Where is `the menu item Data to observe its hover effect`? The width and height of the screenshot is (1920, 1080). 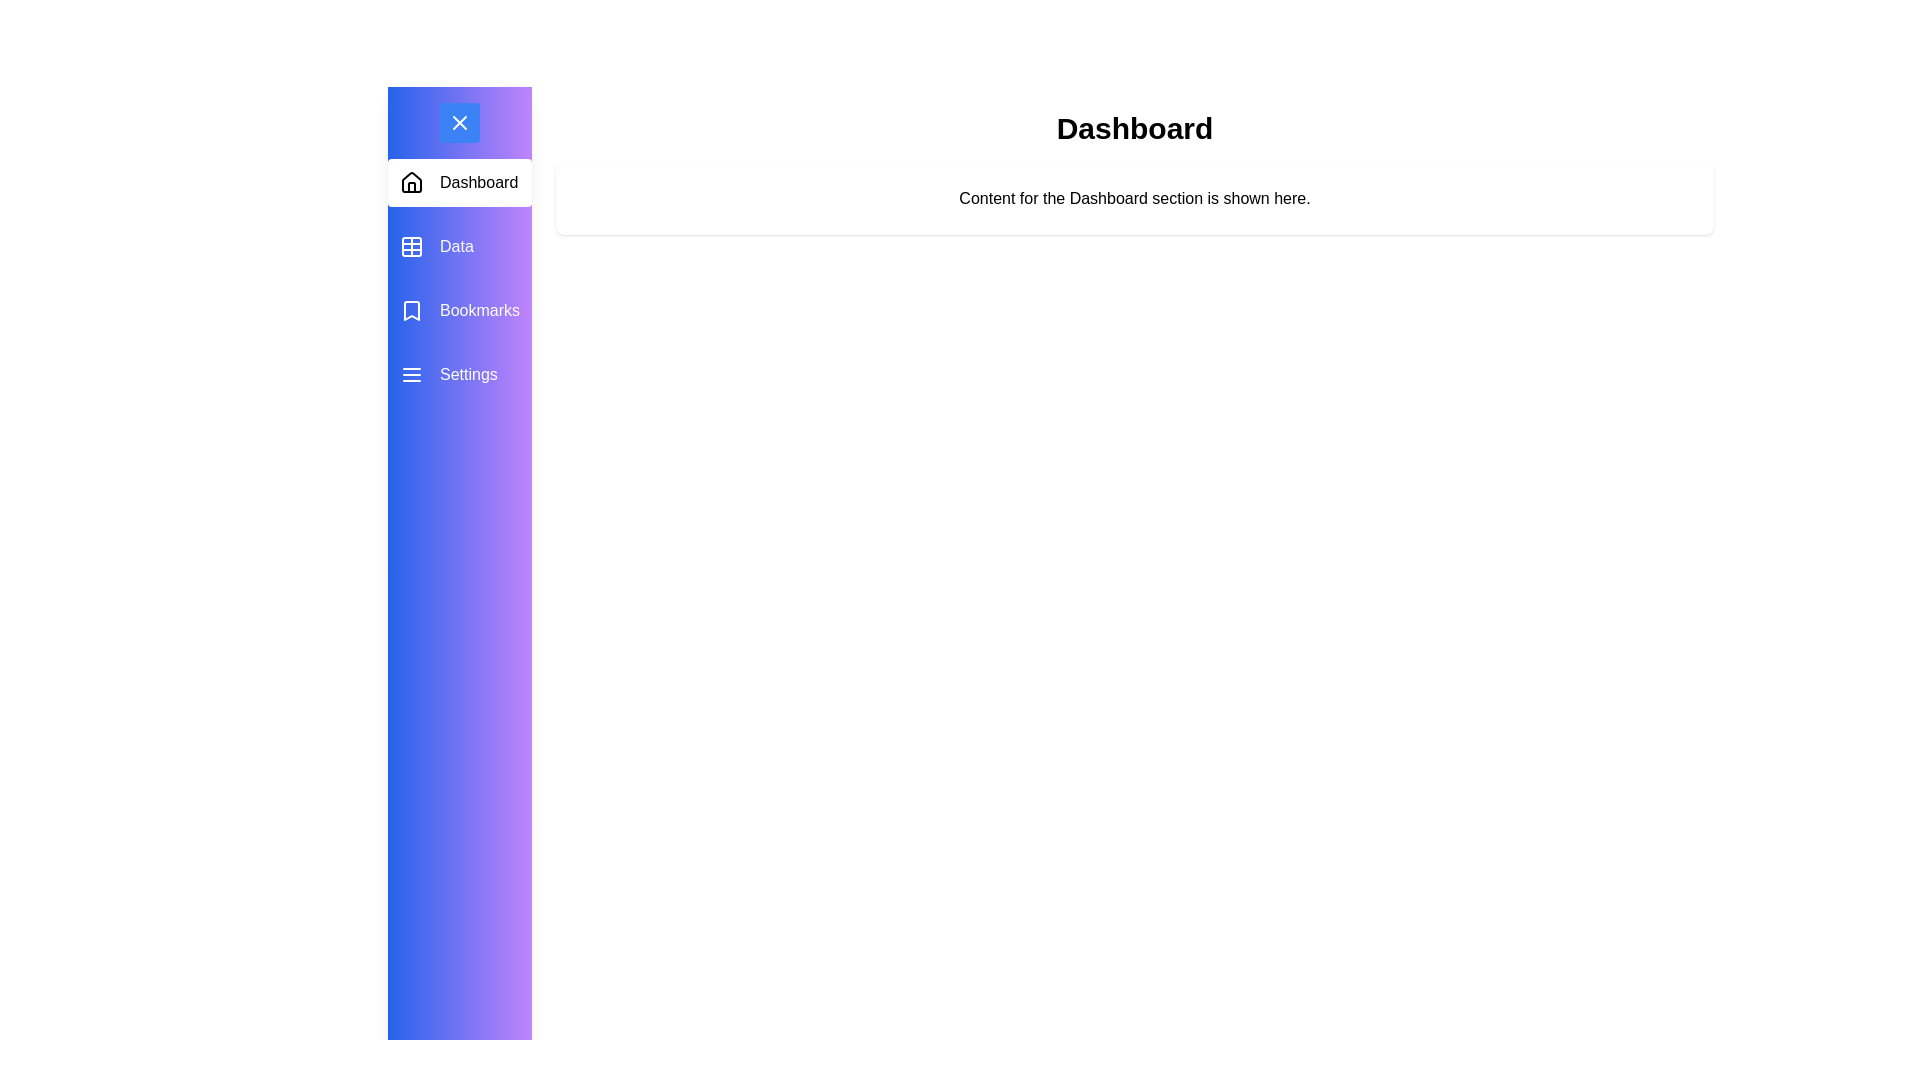
the menu item Data to observe its hover effect is located at coordinates (459, 245).